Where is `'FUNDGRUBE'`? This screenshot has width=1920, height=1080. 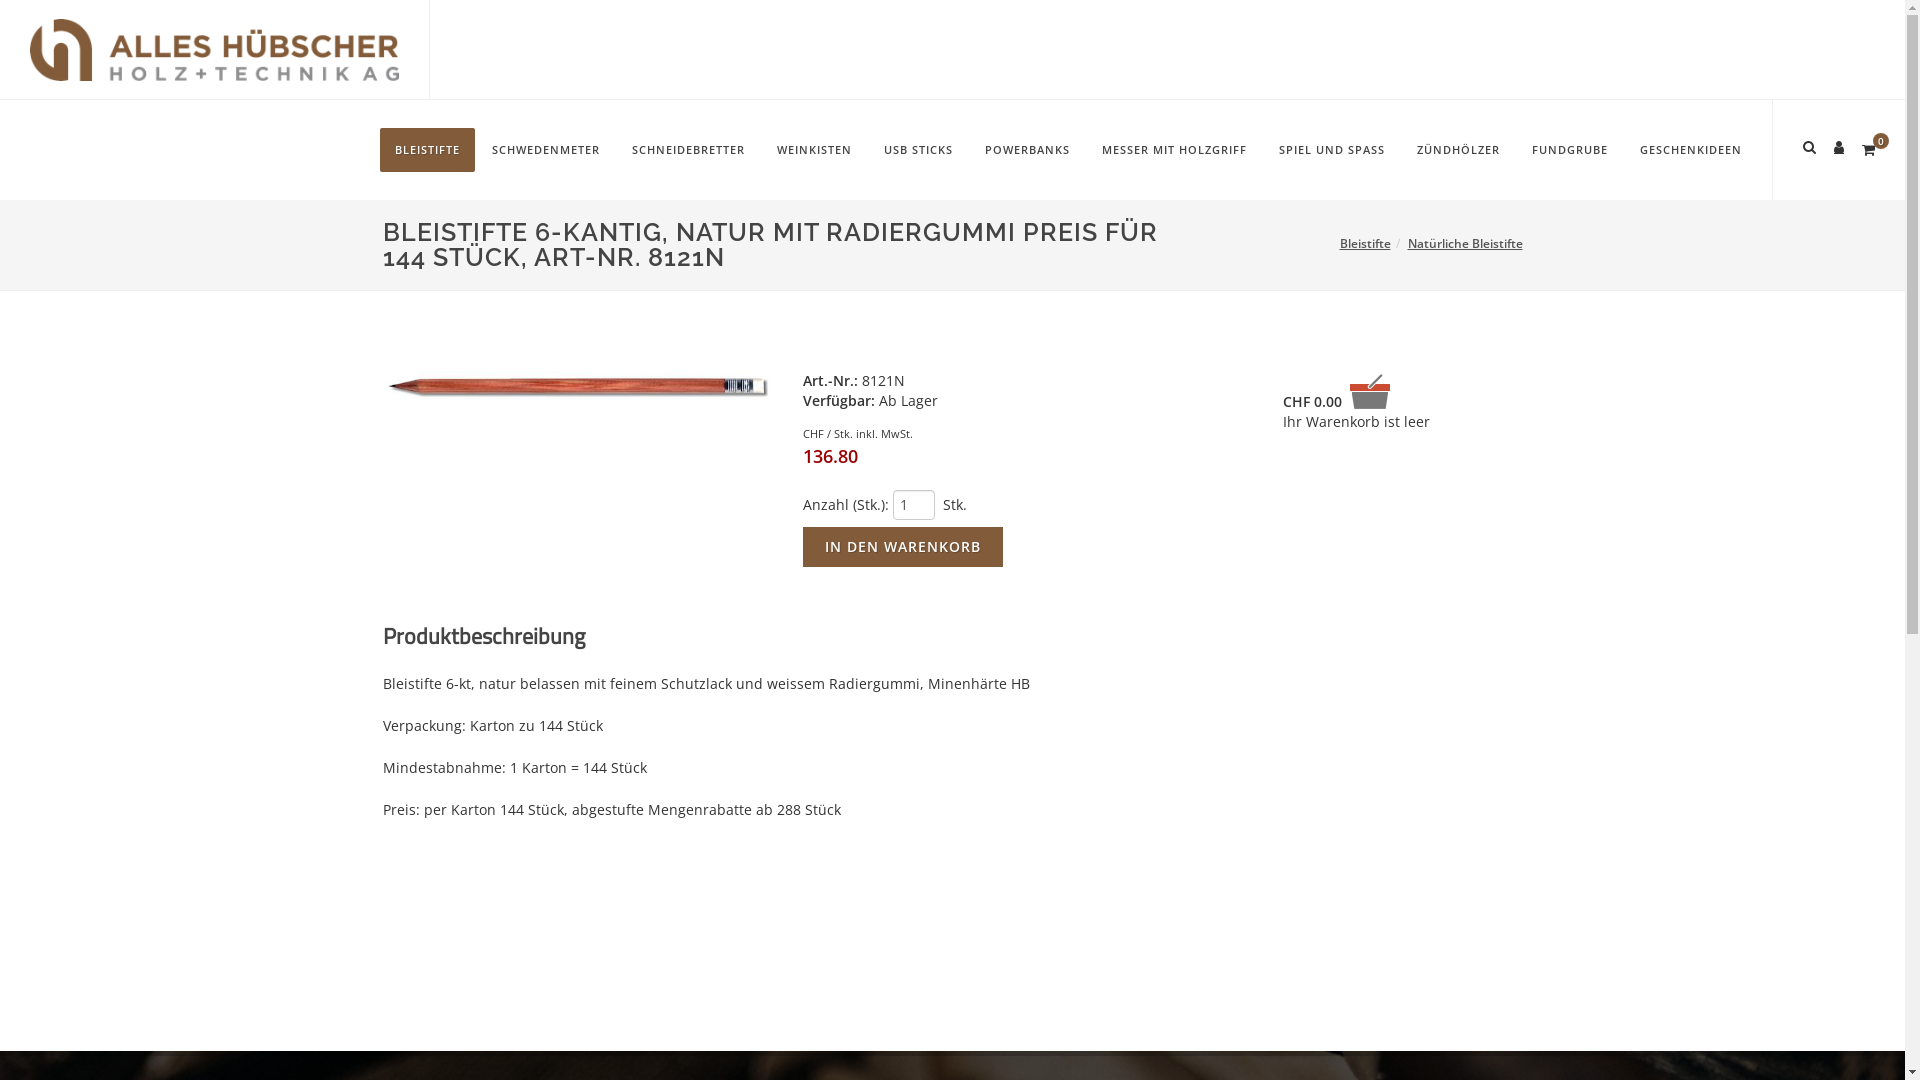
'FUNDGRUBE' is located at coordinates (1568, 149).